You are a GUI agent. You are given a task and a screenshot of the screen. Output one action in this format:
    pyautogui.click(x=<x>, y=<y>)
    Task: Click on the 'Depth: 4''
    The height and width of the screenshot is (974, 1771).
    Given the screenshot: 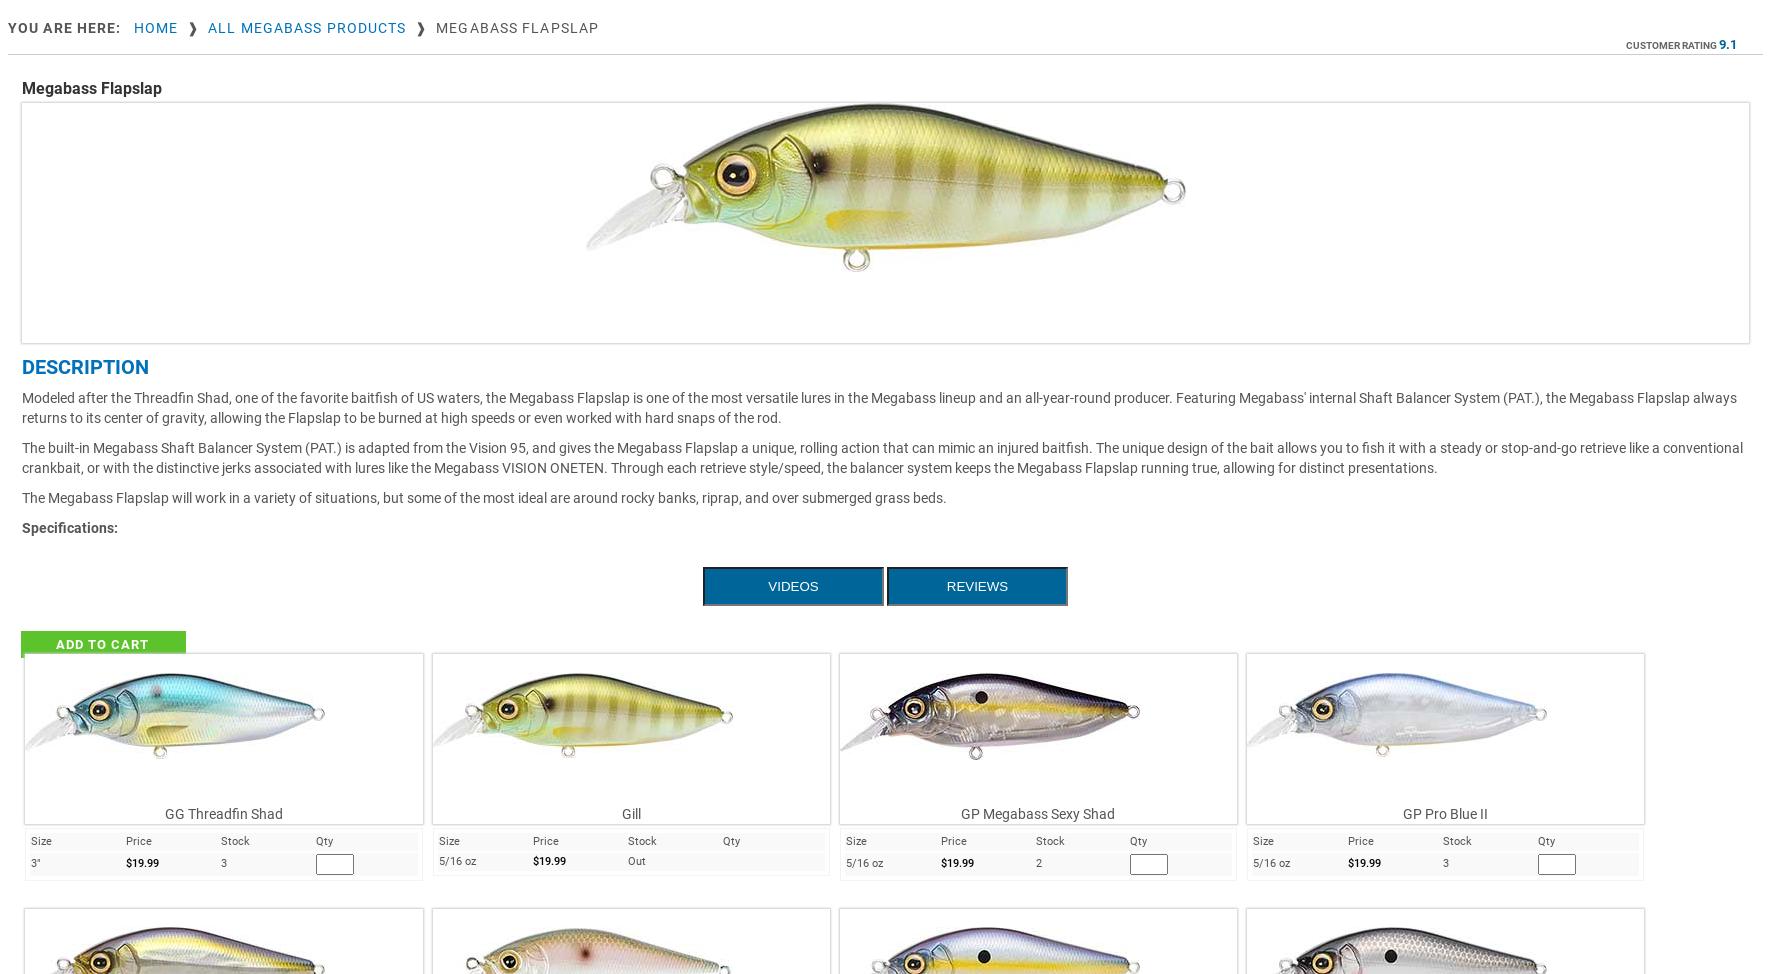 What is the action you would take?
    pyautogui.click(x=87, y=561)
    